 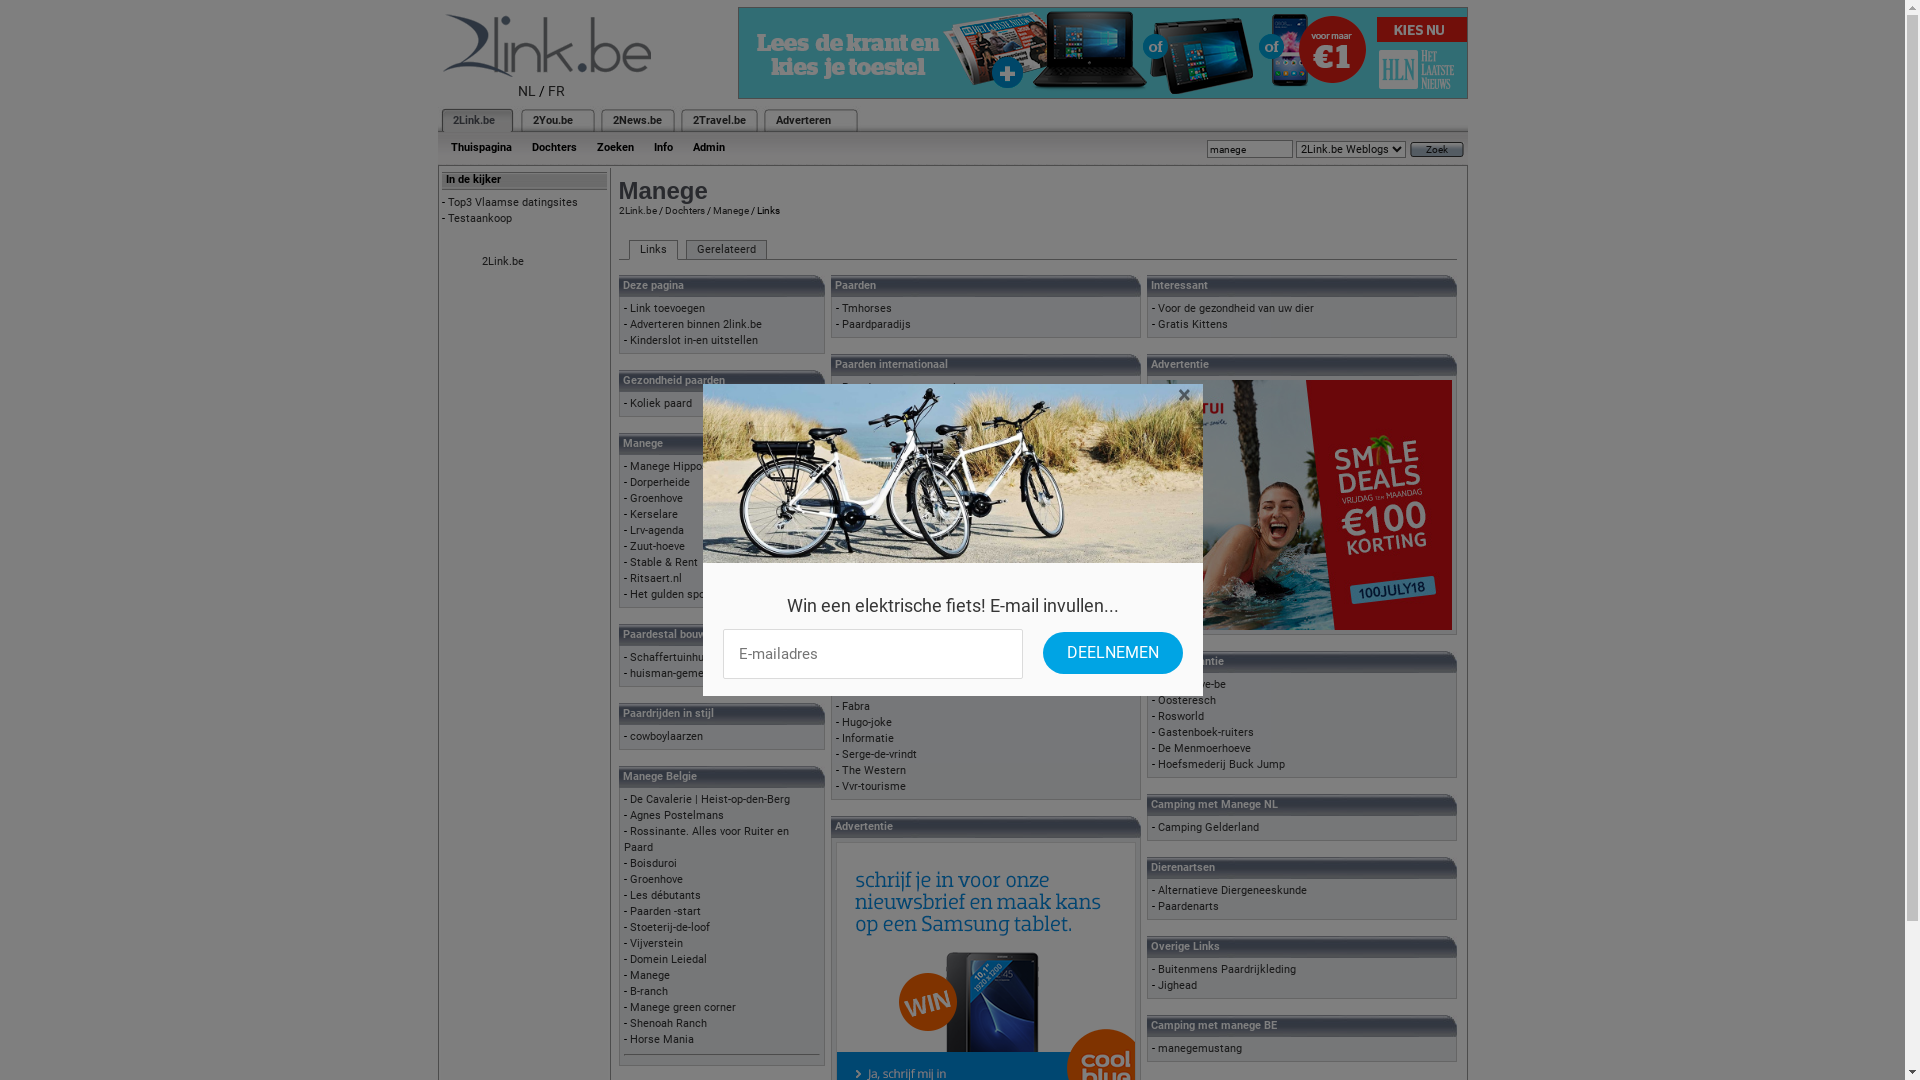 What do you see at coordinates (1157, 699) in the screenshot?
I see `'Oosteresch'` at bounding box center [1157, 699].